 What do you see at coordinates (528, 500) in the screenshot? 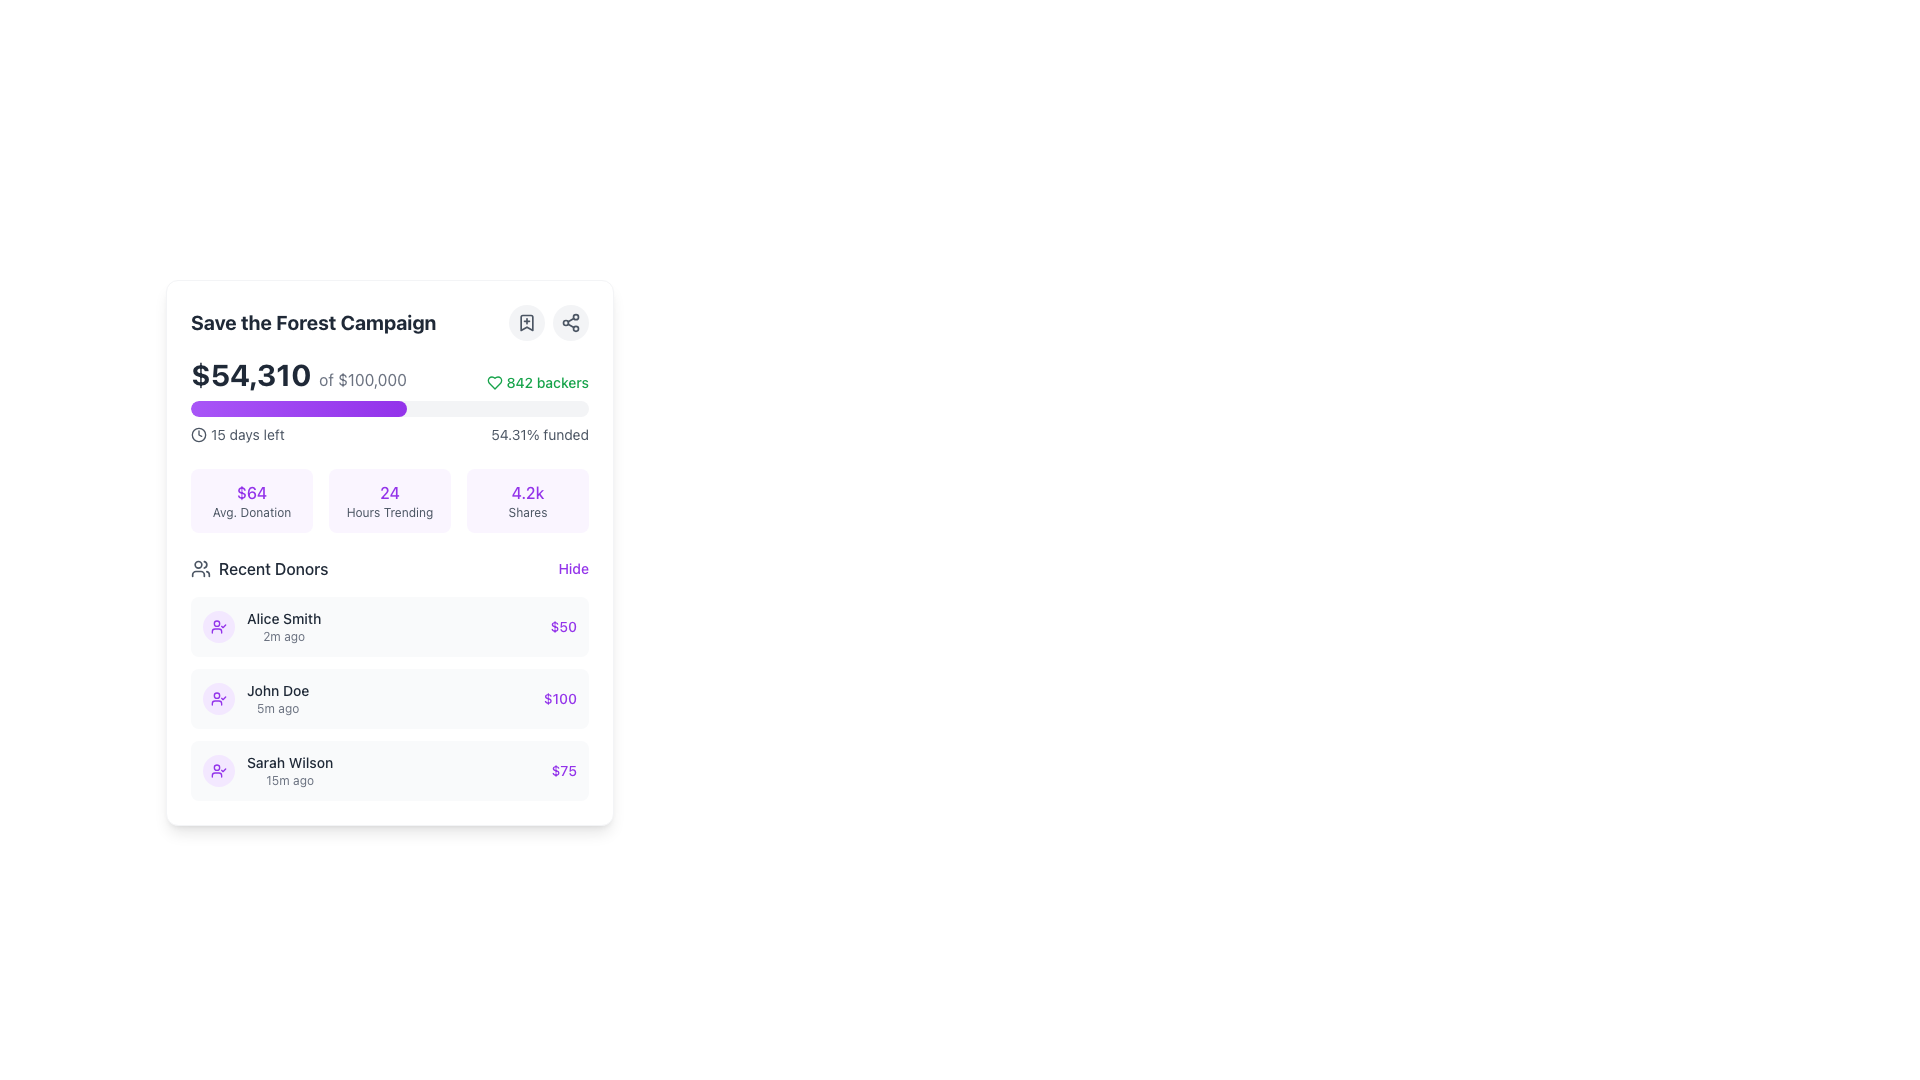
I see `the Display card that shows the count of shares related to a campaign, located in the rightmost column of a three-column layout` at bounding box center [528, 500].